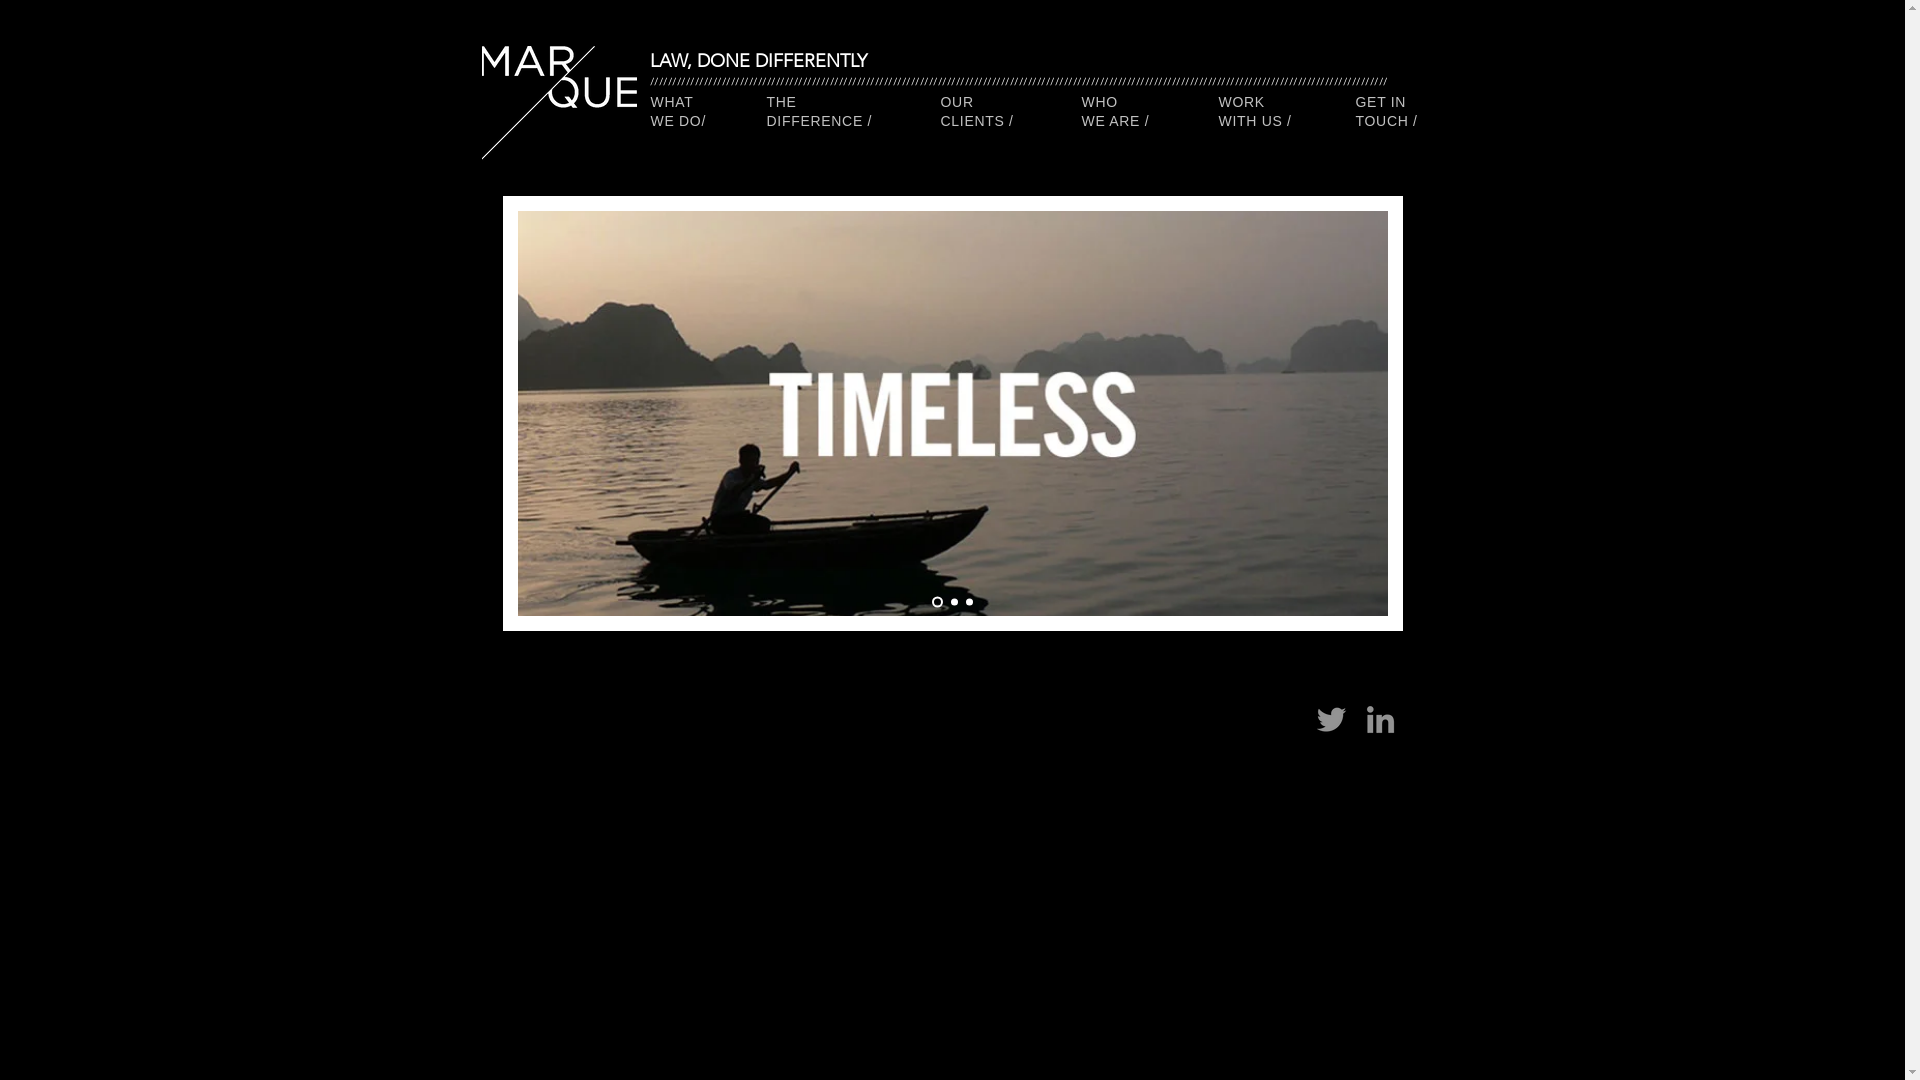 The height and width of the screenshot is (1080, 1920). Describe the element at coordinates (976, 111) in the screenshot. I see `'OUR` at that location.